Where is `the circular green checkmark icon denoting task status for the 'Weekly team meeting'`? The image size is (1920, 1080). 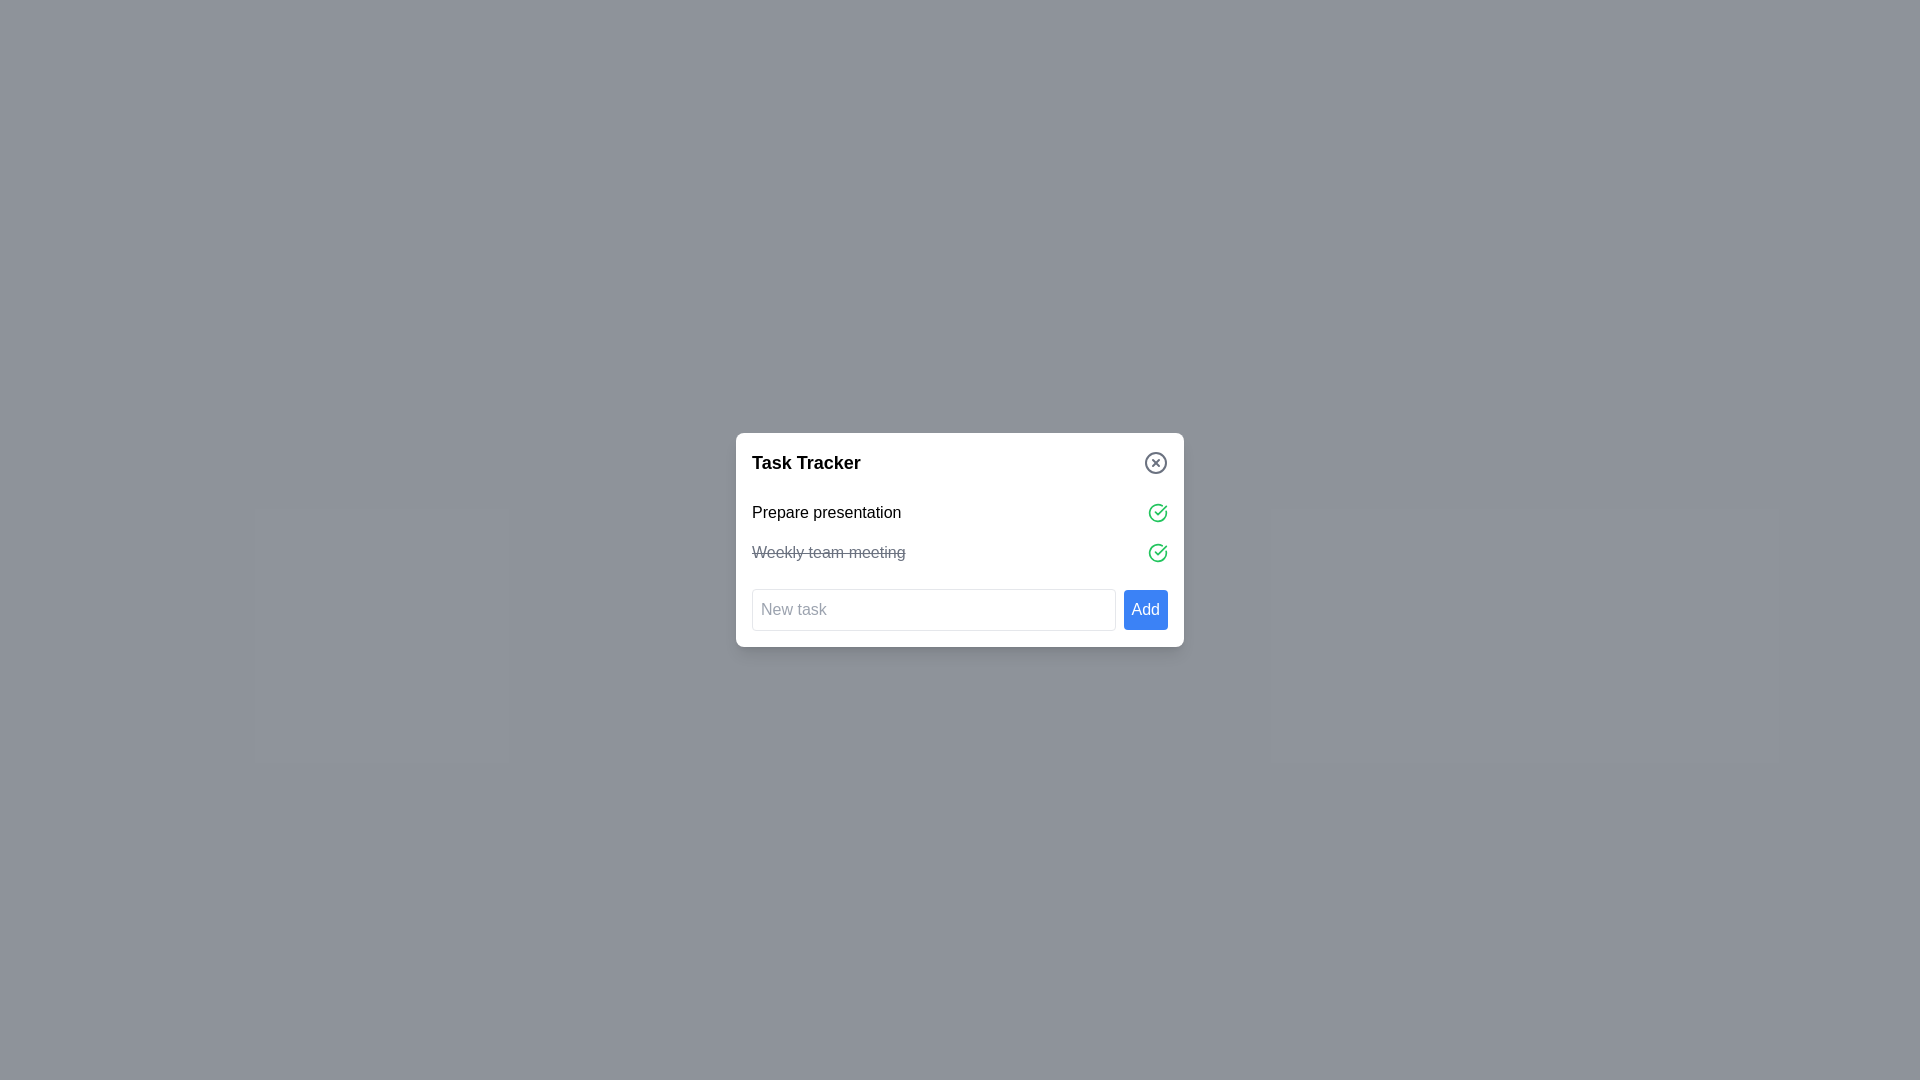
the circular green checkmark icon denoting task status for the 'Weekly team meeting' is located at coordinates (1157, 552).